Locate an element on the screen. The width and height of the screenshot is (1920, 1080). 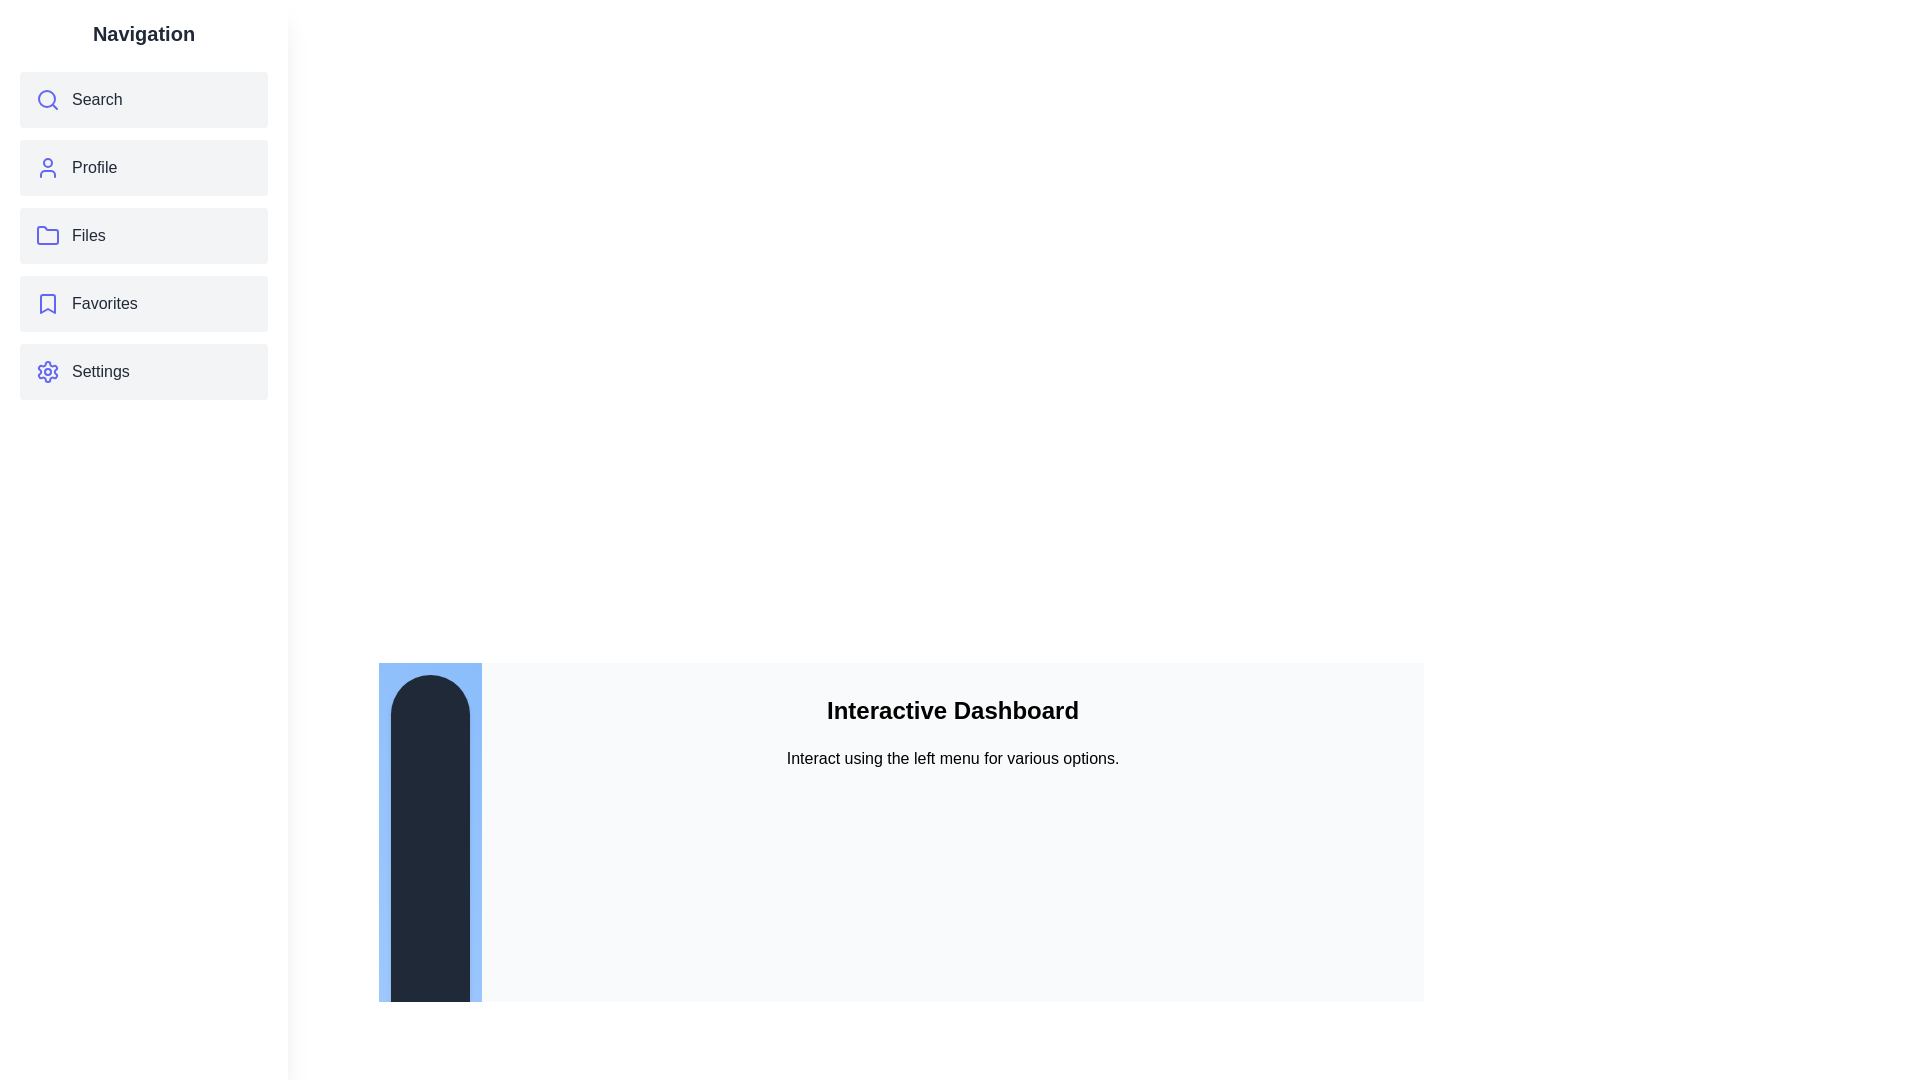
the menu item Profile to observe its hover effect is located at coordinates (143, 167).